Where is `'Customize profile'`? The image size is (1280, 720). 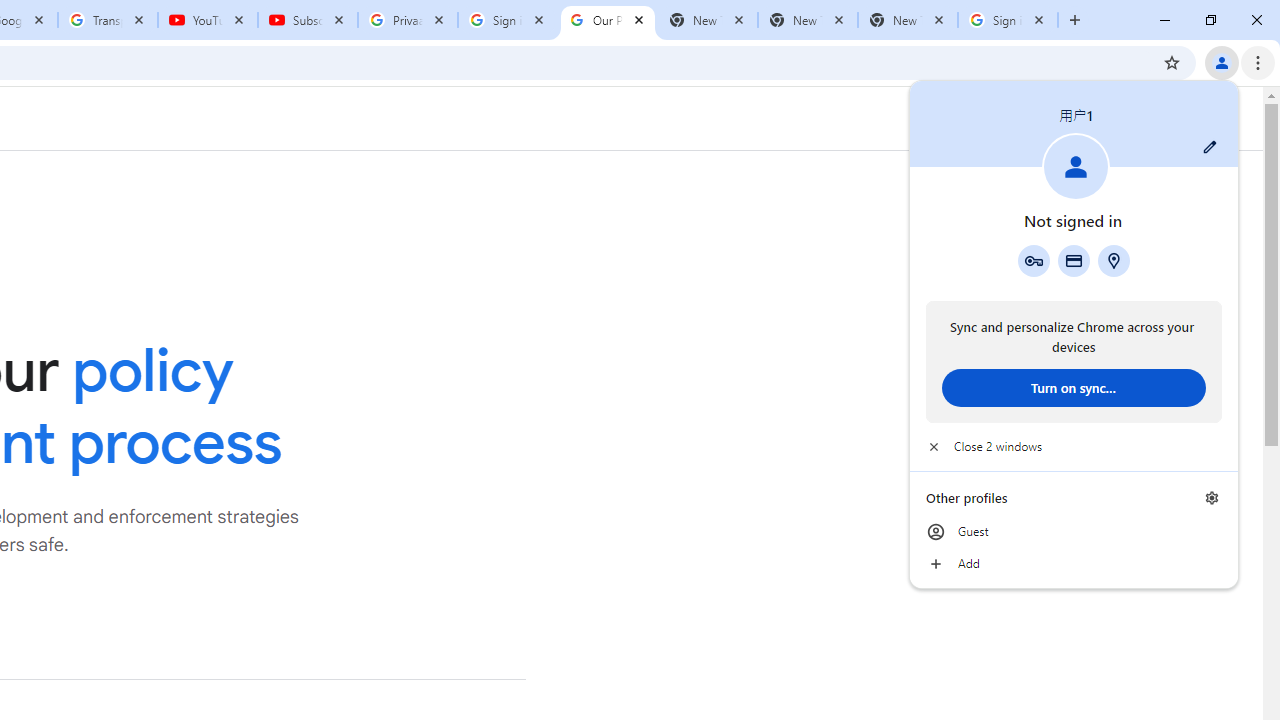
'Customize profile' is located at coordinates (1209, 146).